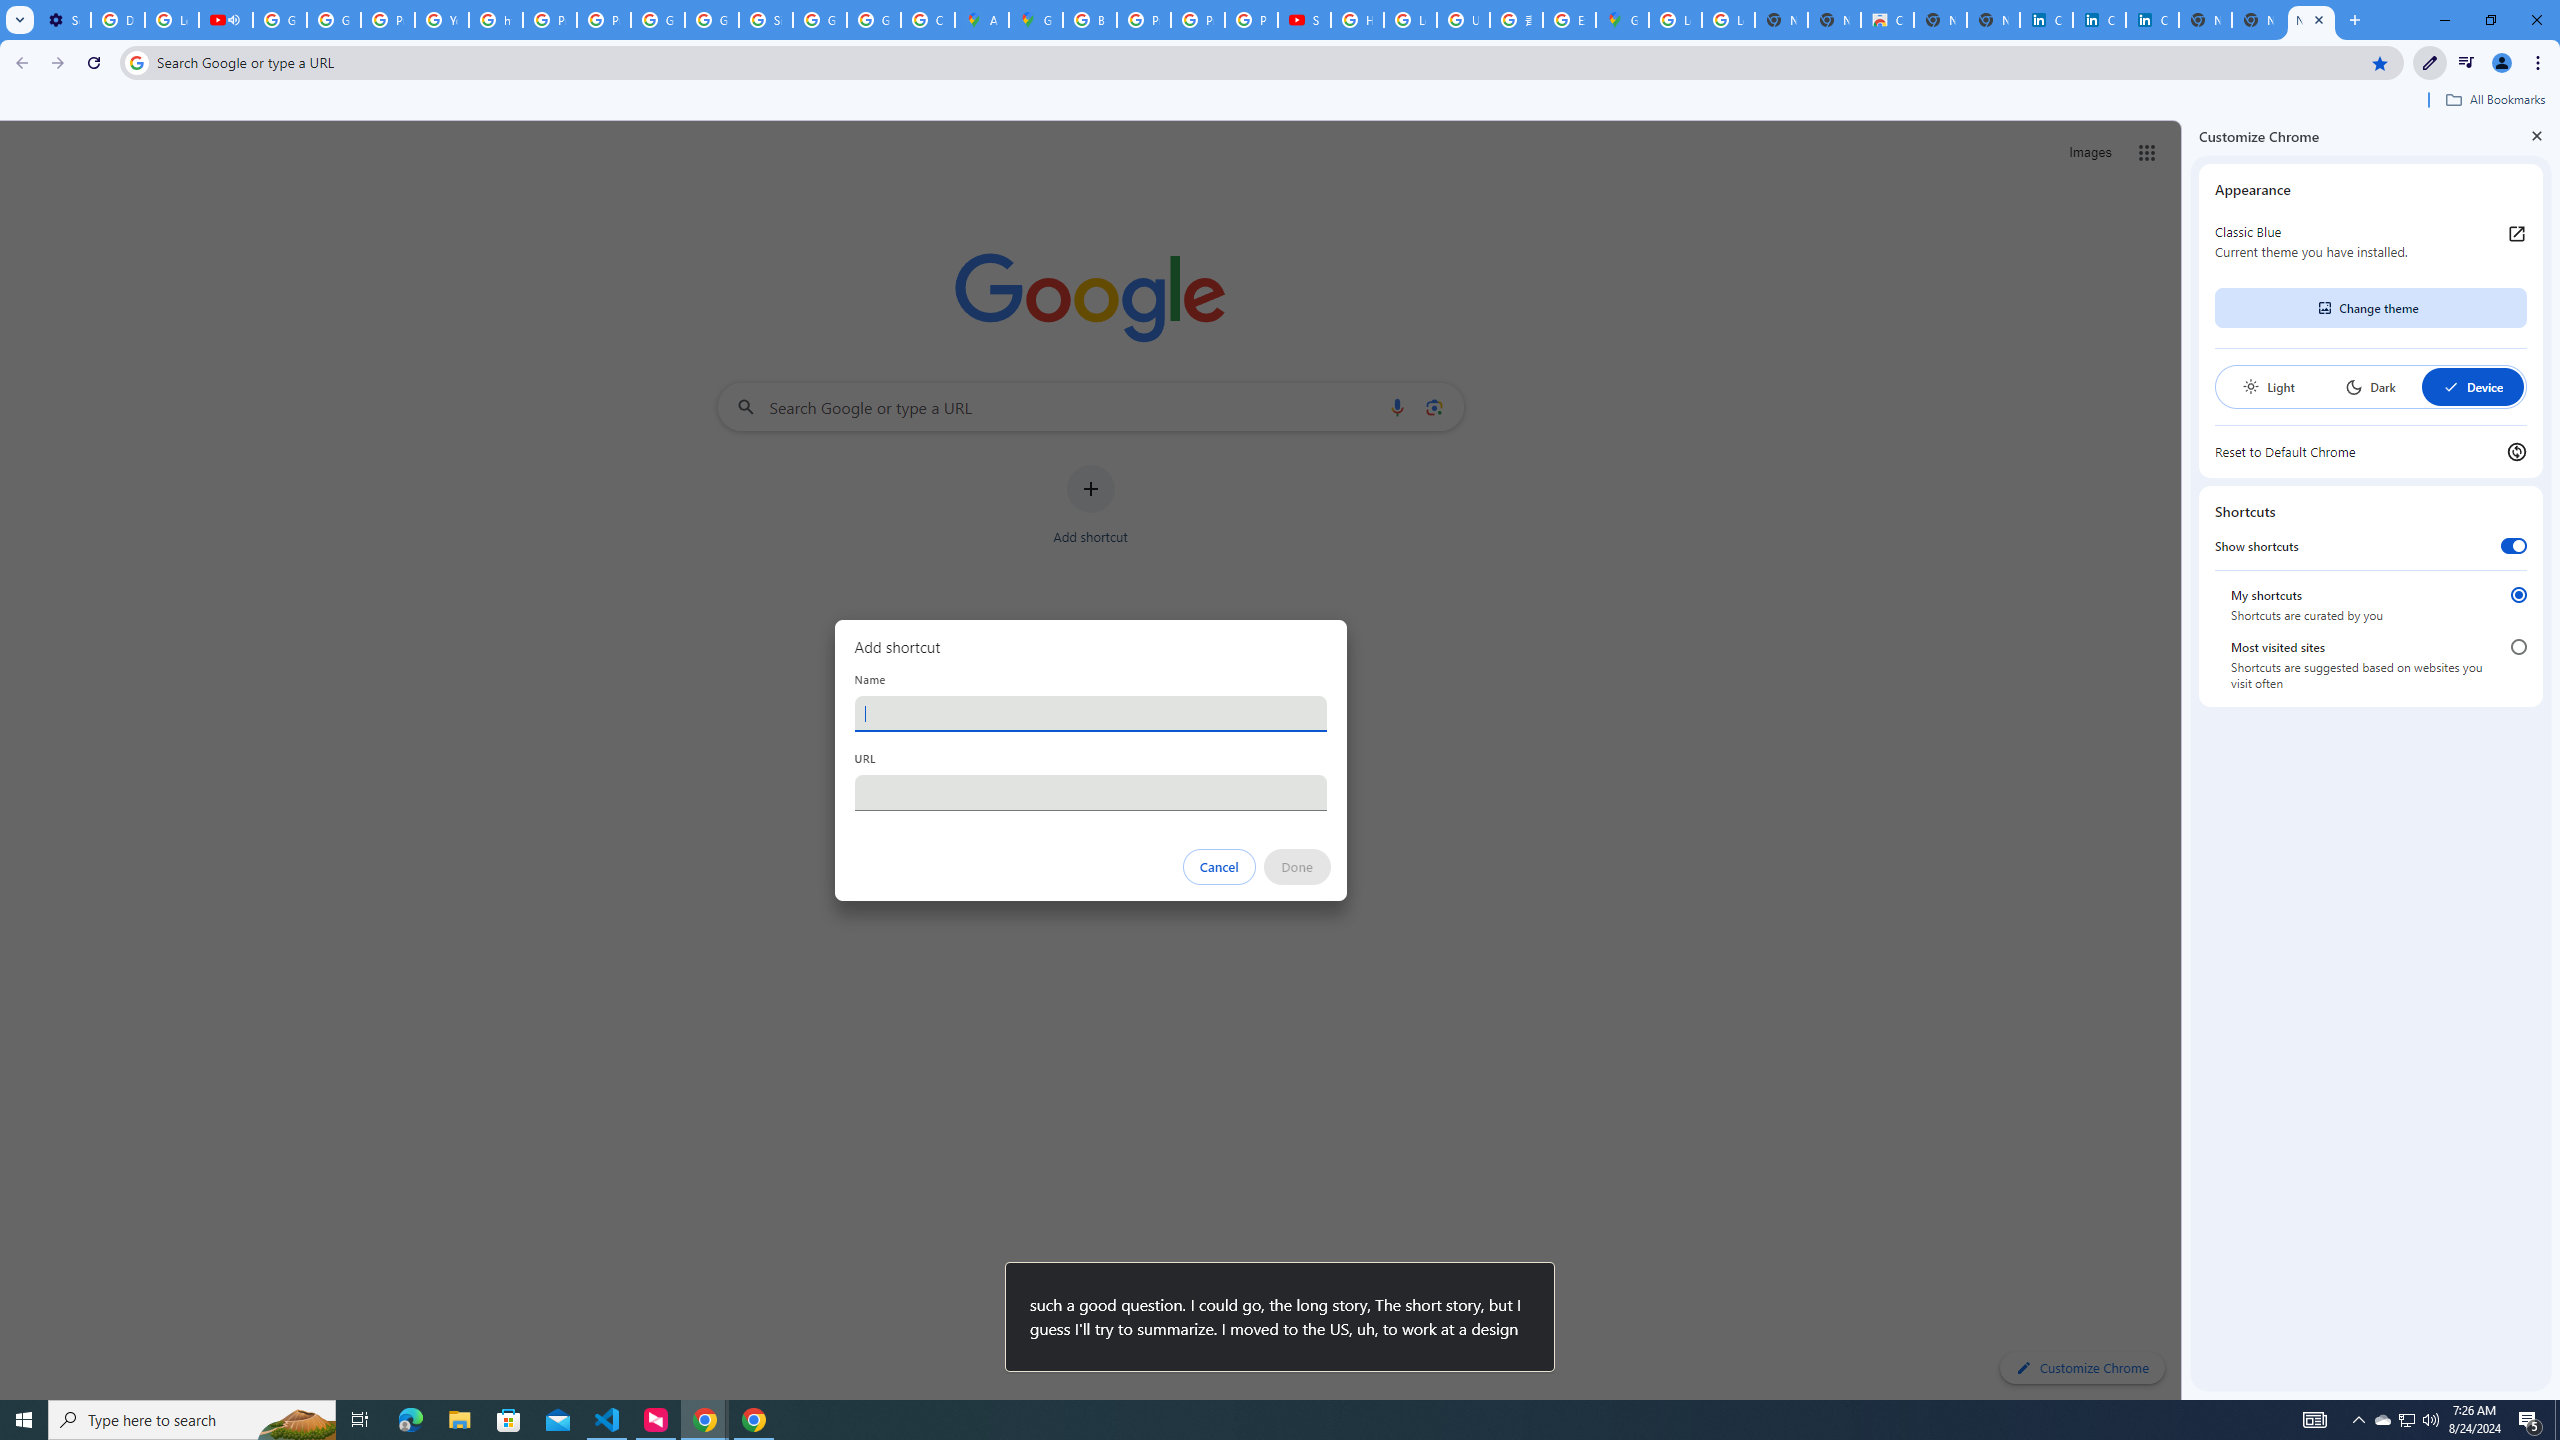 This screenshot has height=1440, width=2560. What do you see at coordinates (2512, 545) in the screenshot?
I see `'Show shortcuts'` at bounding box center [2512, 545].